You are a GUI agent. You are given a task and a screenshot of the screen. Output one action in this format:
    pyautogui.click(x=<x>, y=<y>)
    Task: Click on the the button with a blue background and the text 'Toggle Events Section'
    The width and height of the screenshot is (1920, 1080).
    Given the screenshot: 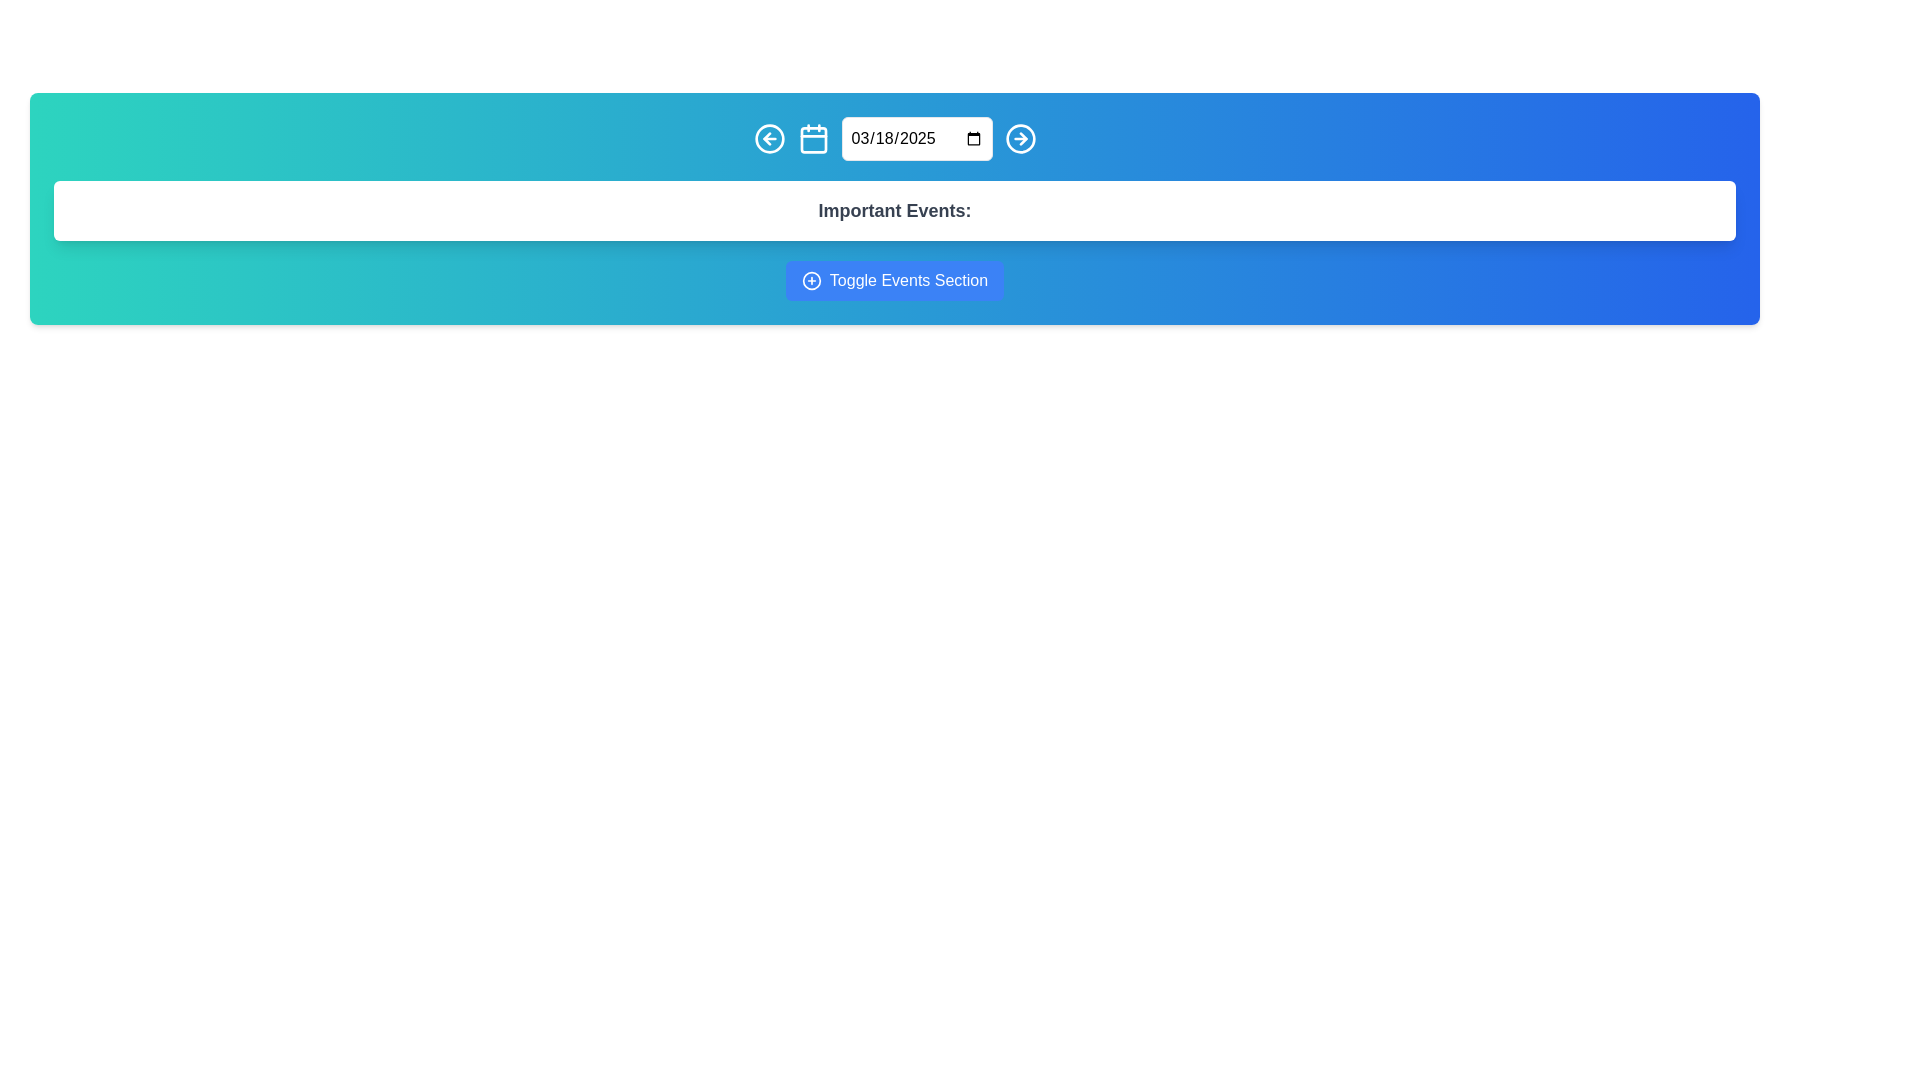 What is the action you would take?
    pyautogui.click(x=893, y=281)
    